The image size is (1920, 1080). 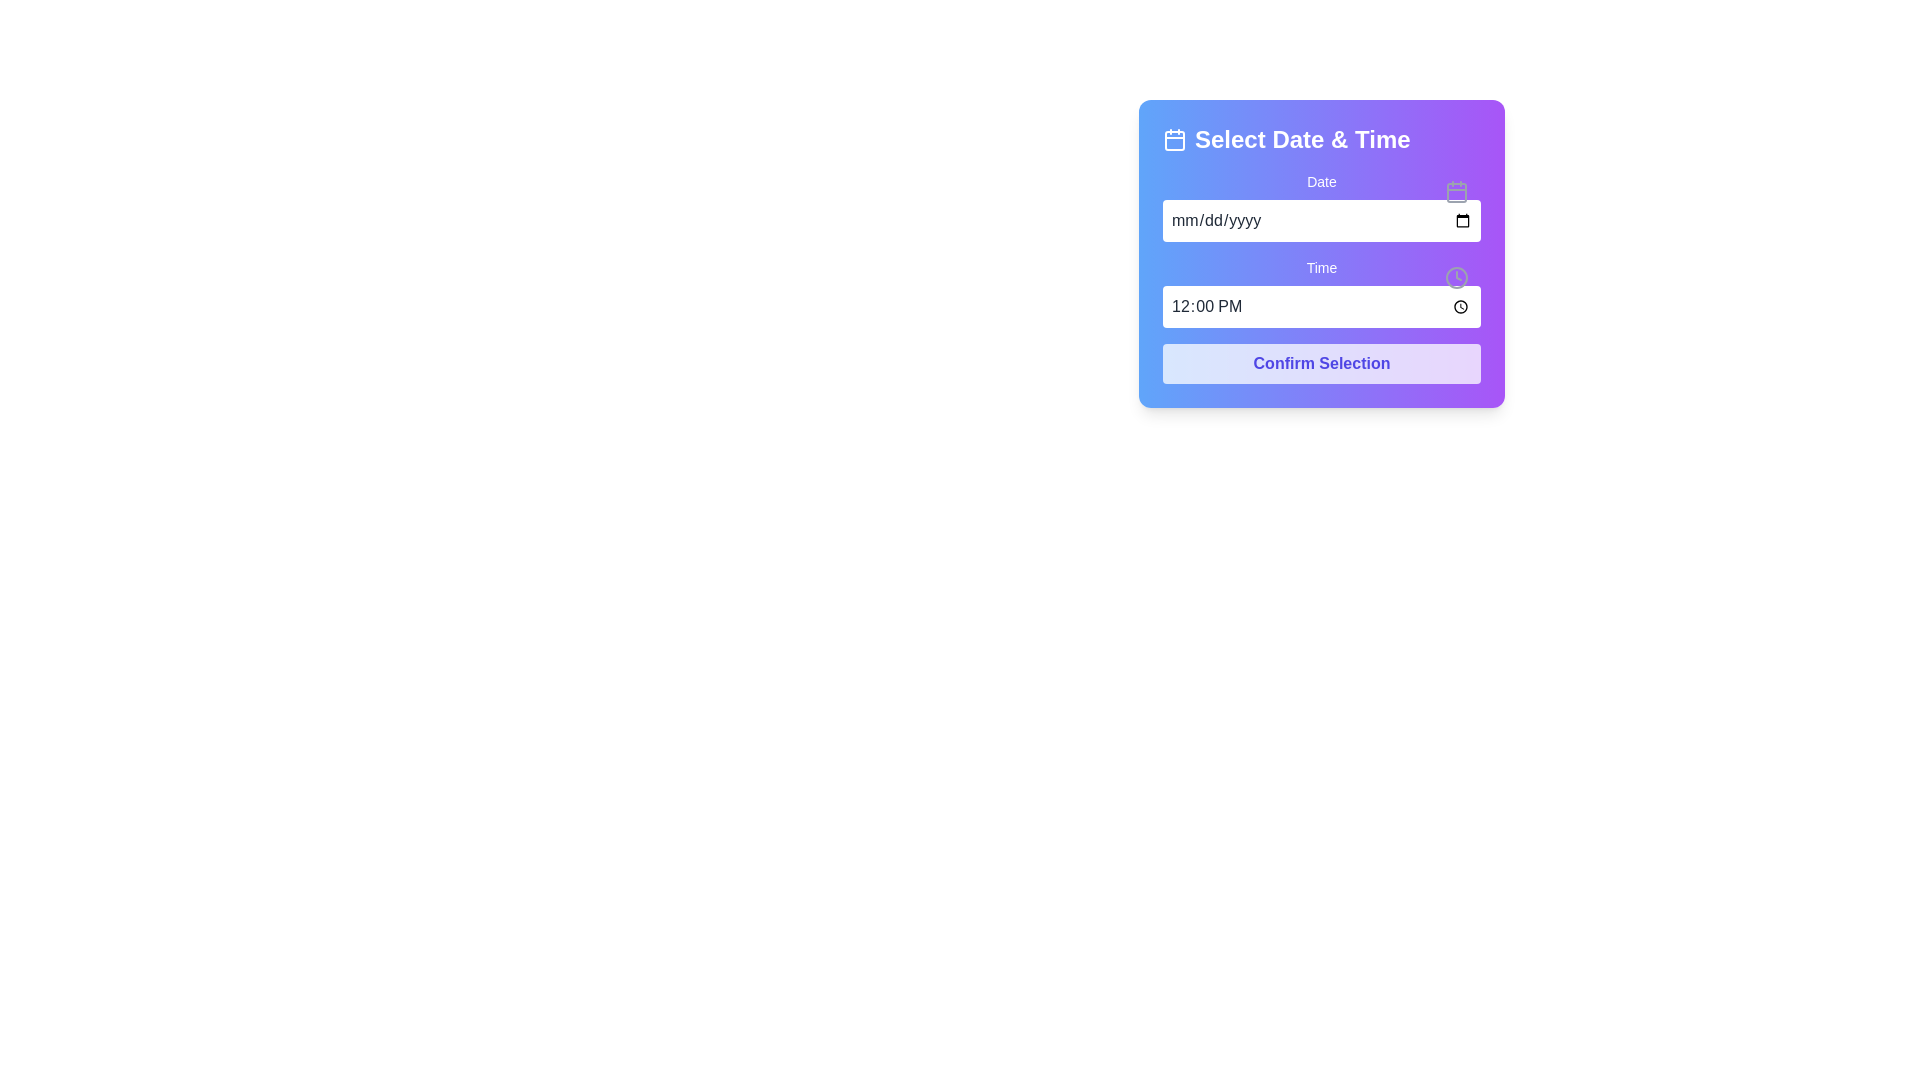 What do you see at coordinates (1175, 138) in the screenshot?
I see `the decorative icon located to the left of the 'Select Date & Time' text in the top section of the interface panel` at bounding box center [1175, 138].